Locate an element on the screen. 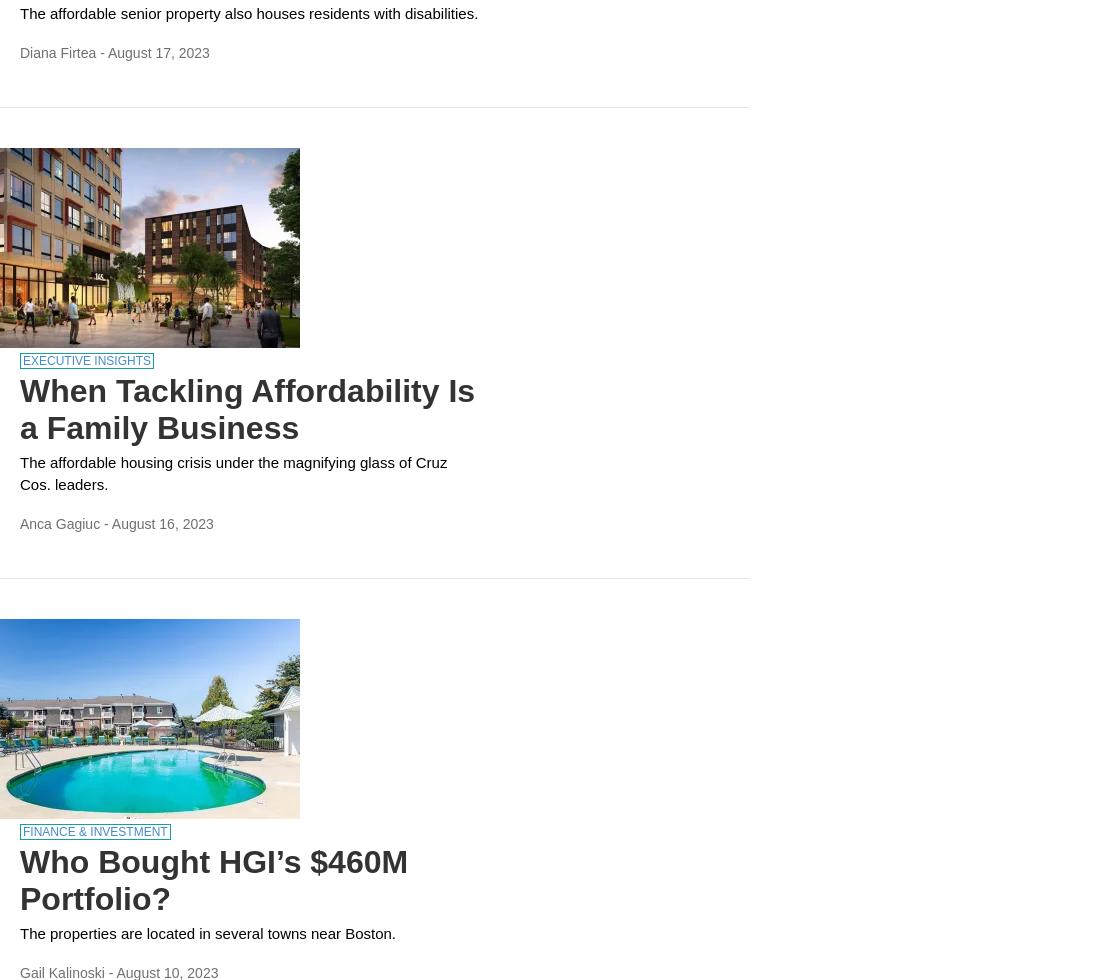 Image resolution: width=1100 pixels, height=980 pixels. 'The affordable senior property also houses residents with disabilities.' is located at coordinates (249, 13).